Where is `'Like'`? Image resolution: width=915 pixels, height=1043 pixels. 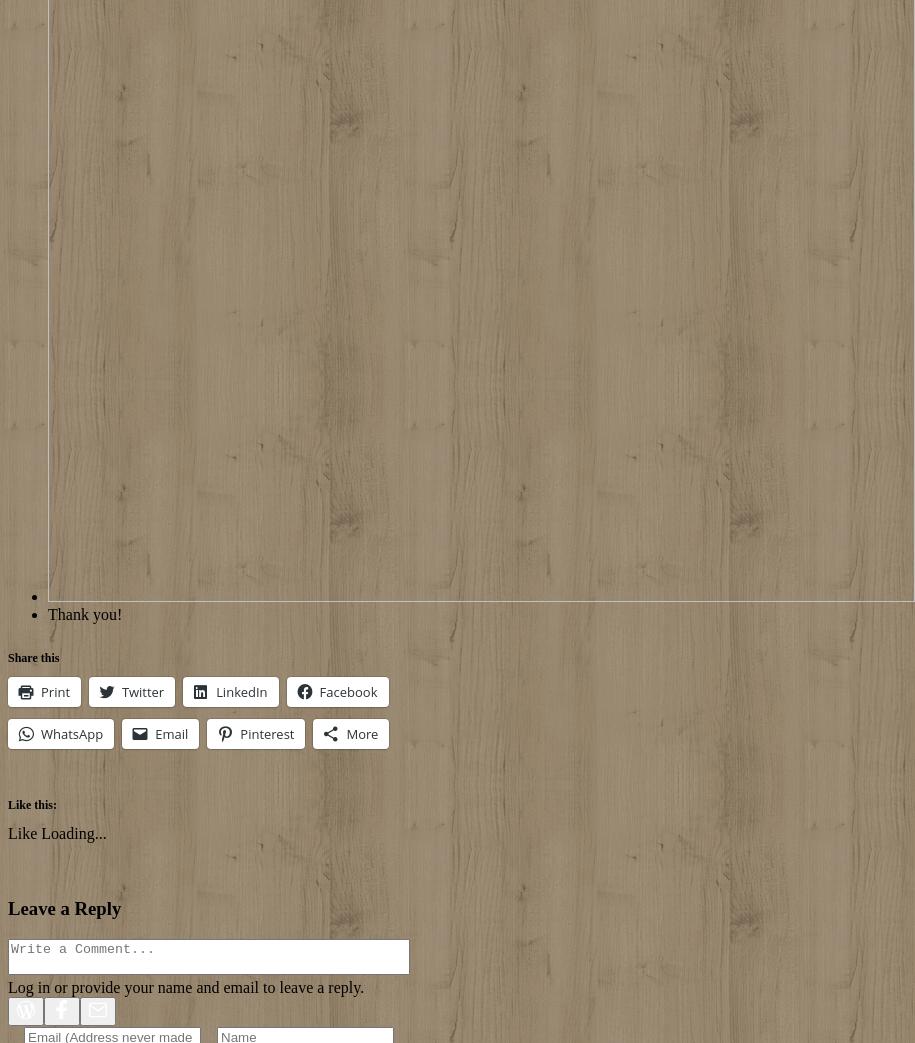 'Like' is located at coordinates (22, 832).